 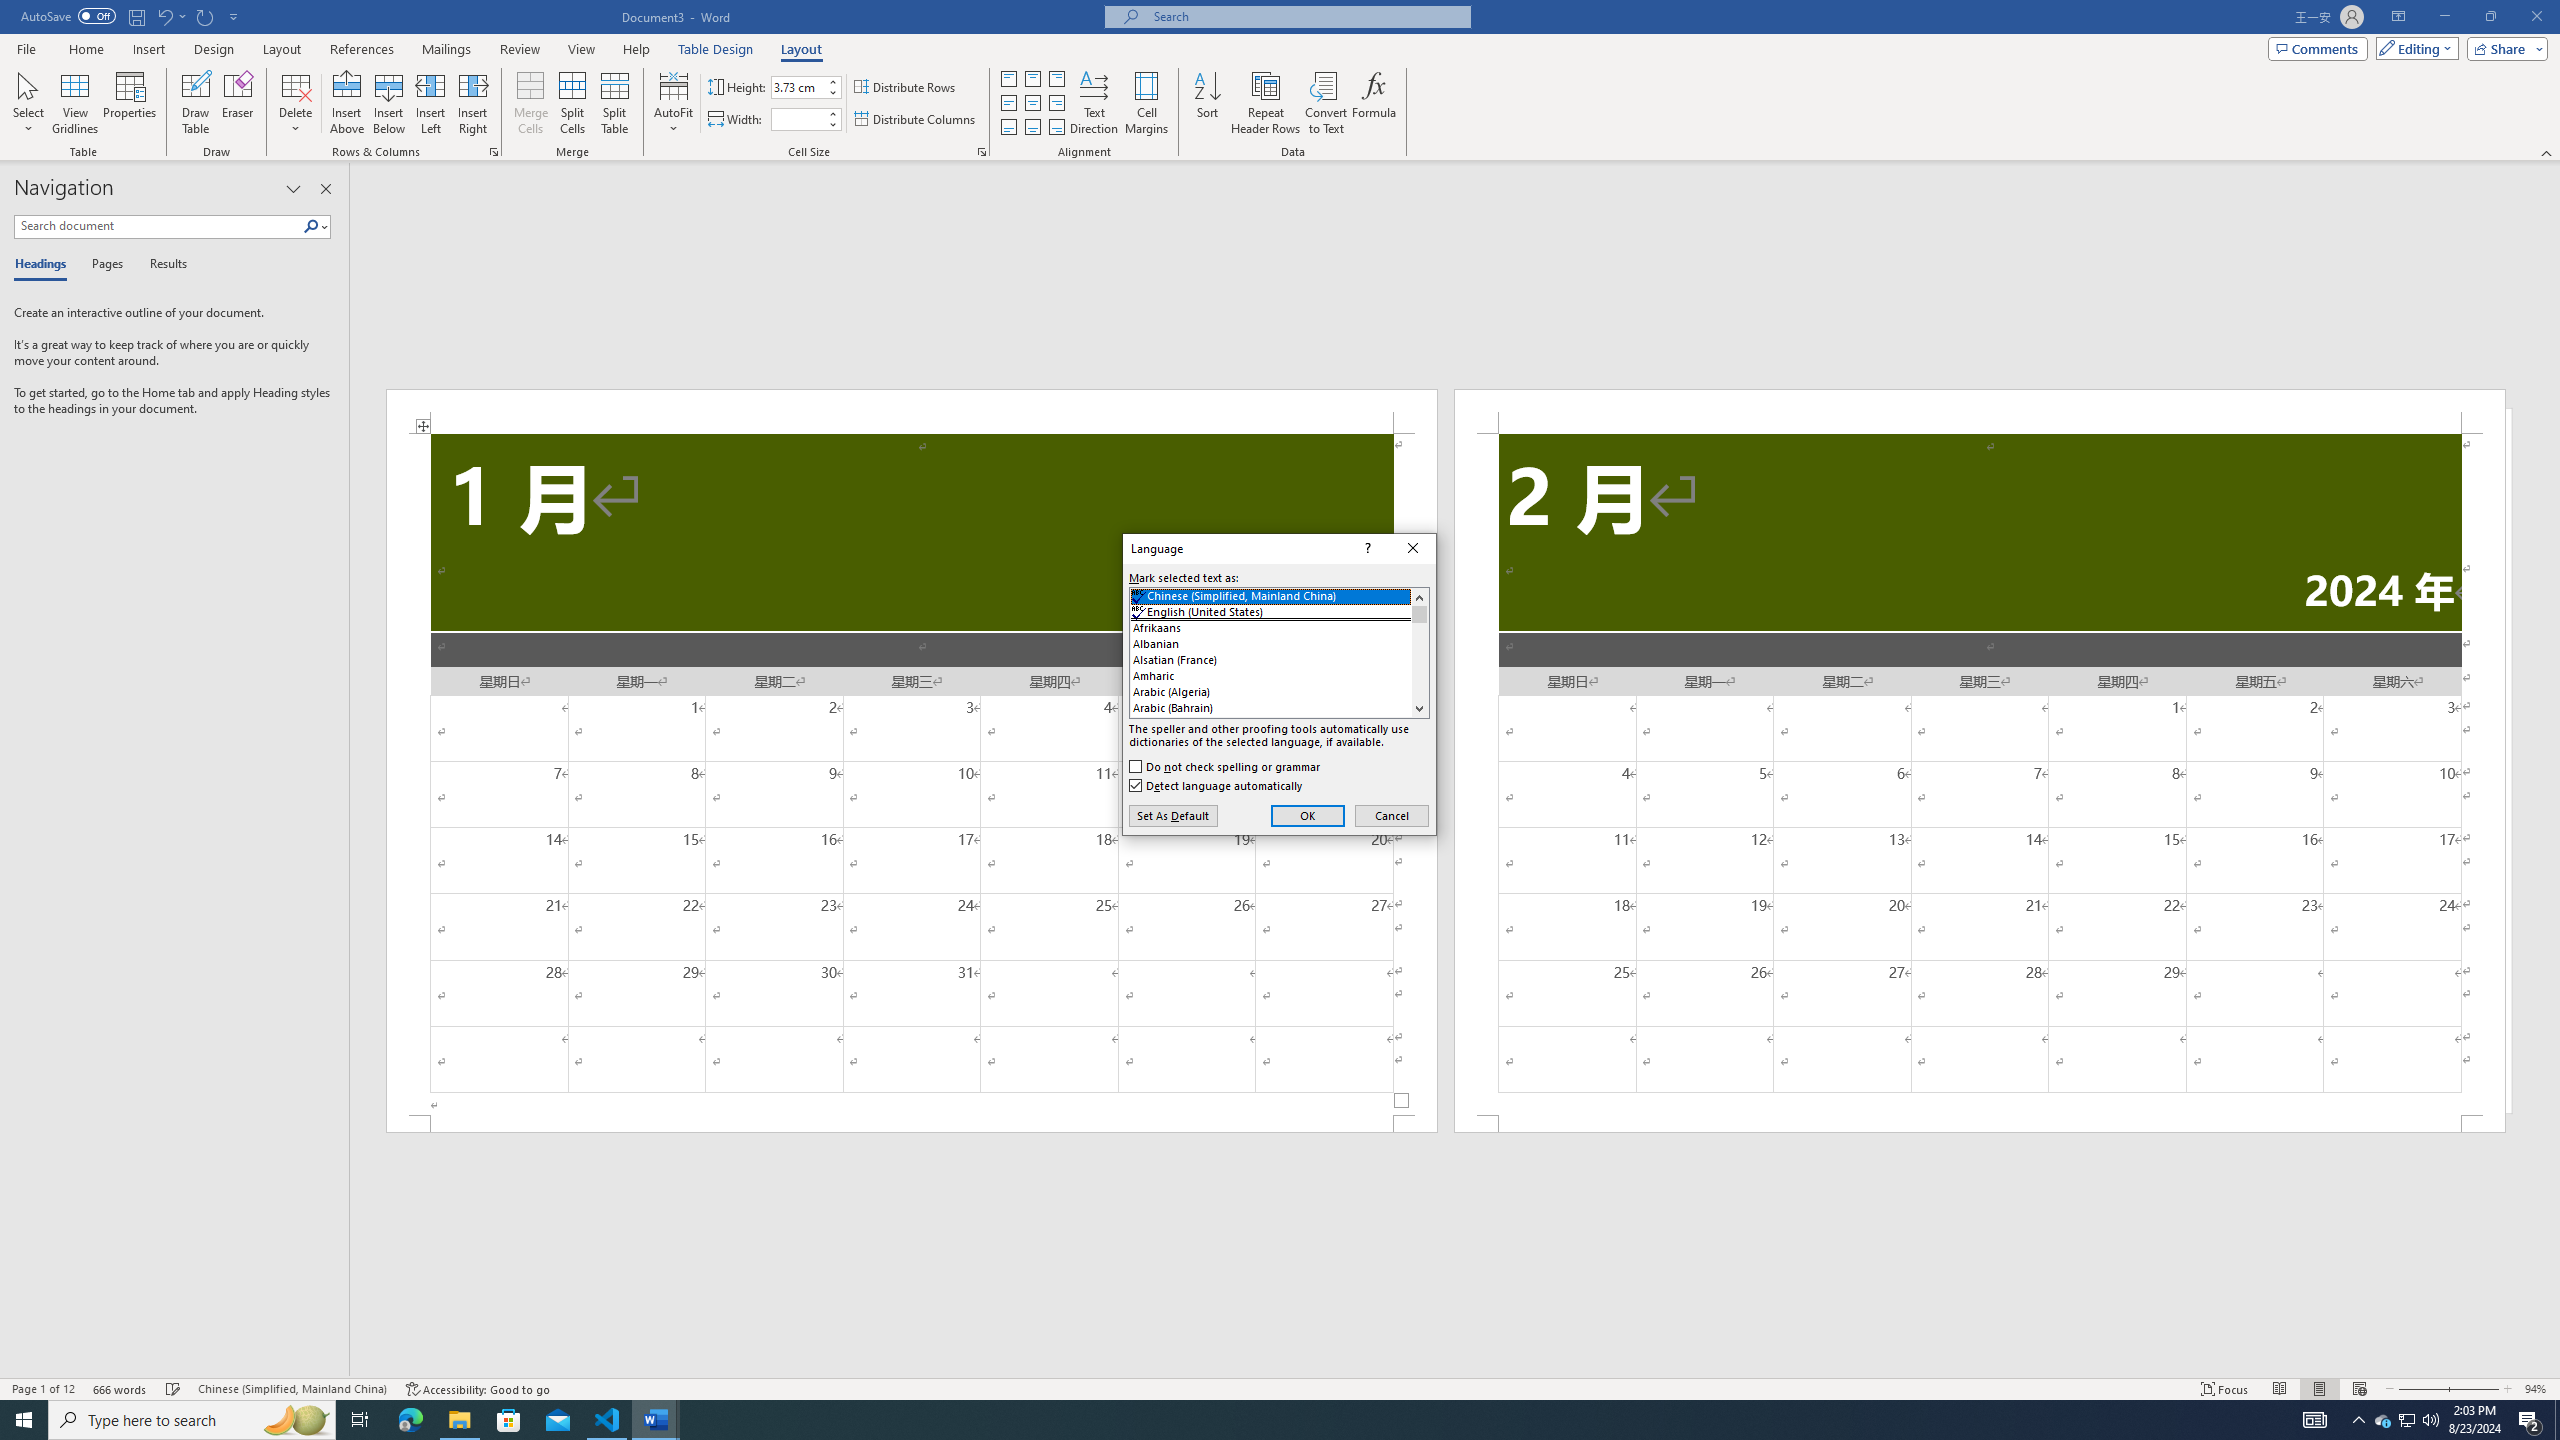 I want to click on 'Convert to Text...', so click(x=1325, y=103).